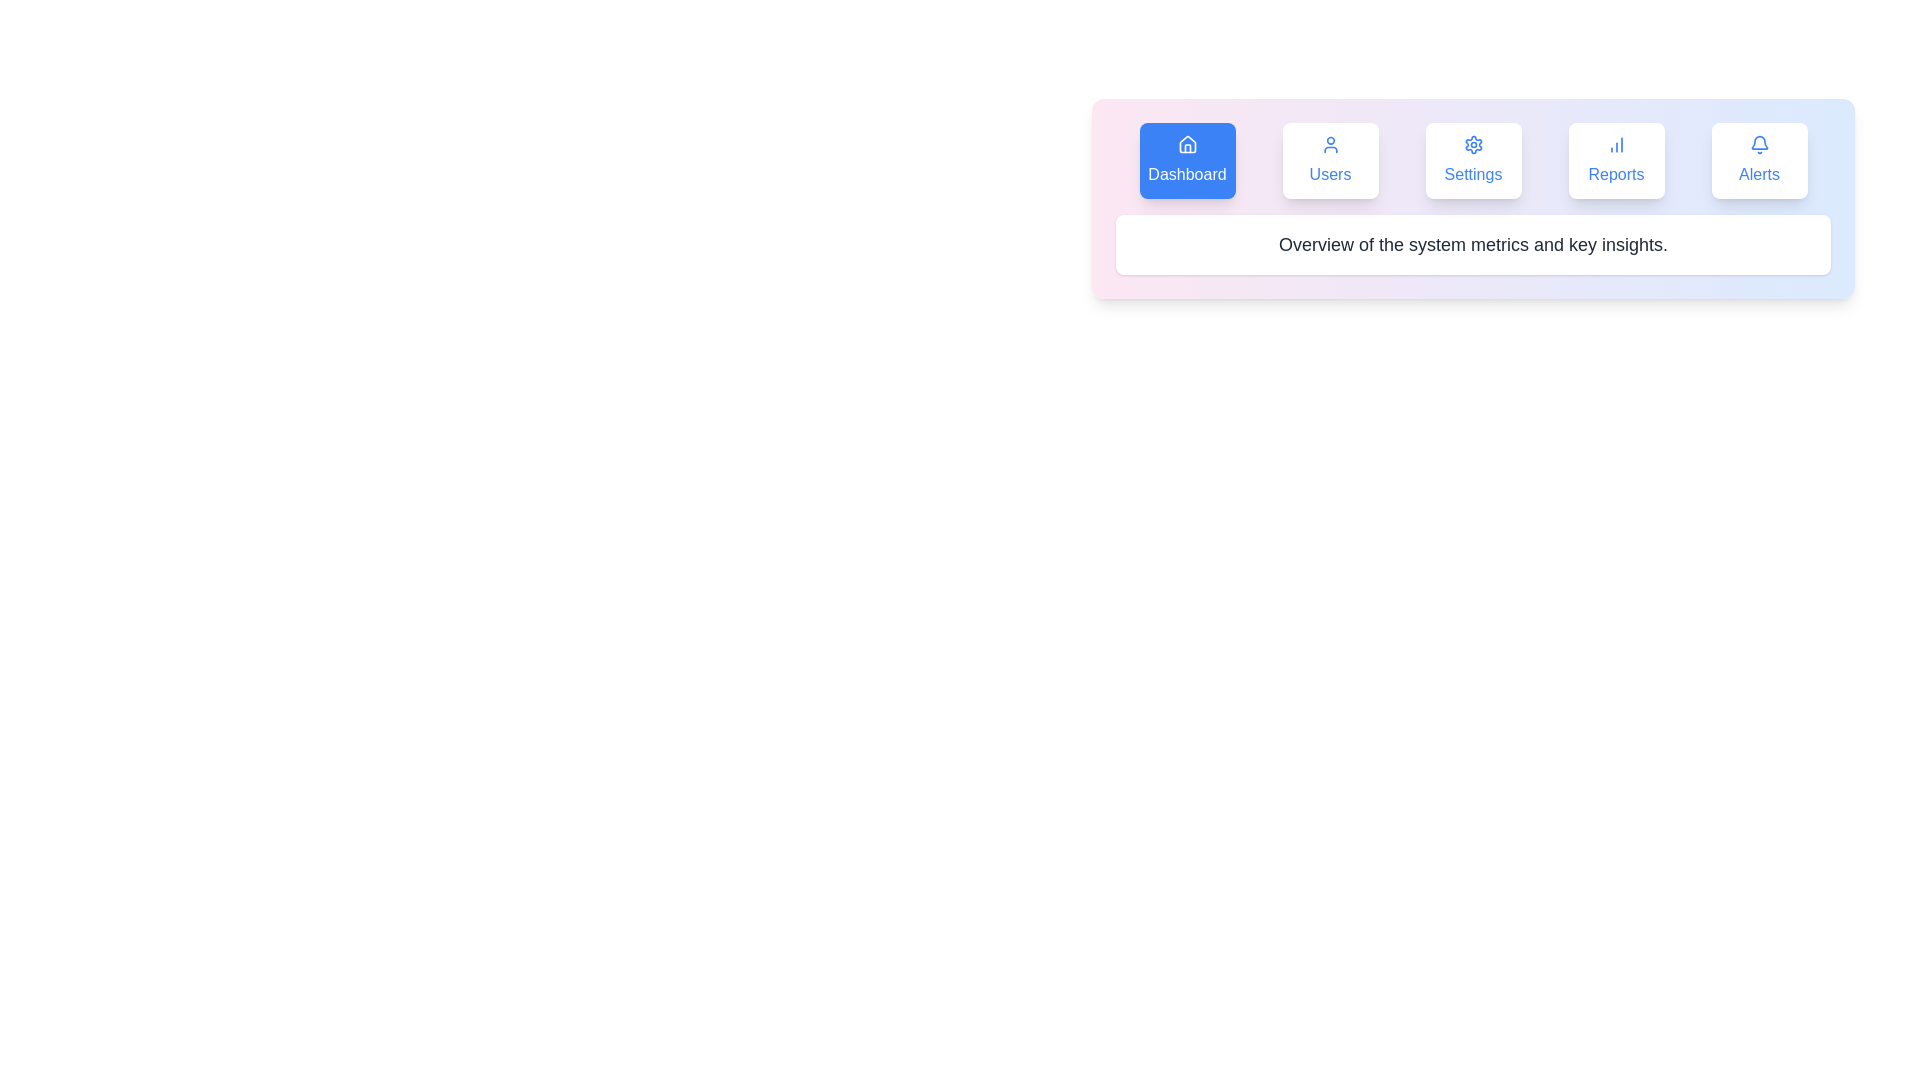 This screenshot has height=1080, width=1920. Describe the element at coordinates (1758, 144) in the screenshot. I see `the outlined blue bell icon located at the top-center of the 'Alerts' button` at that location.